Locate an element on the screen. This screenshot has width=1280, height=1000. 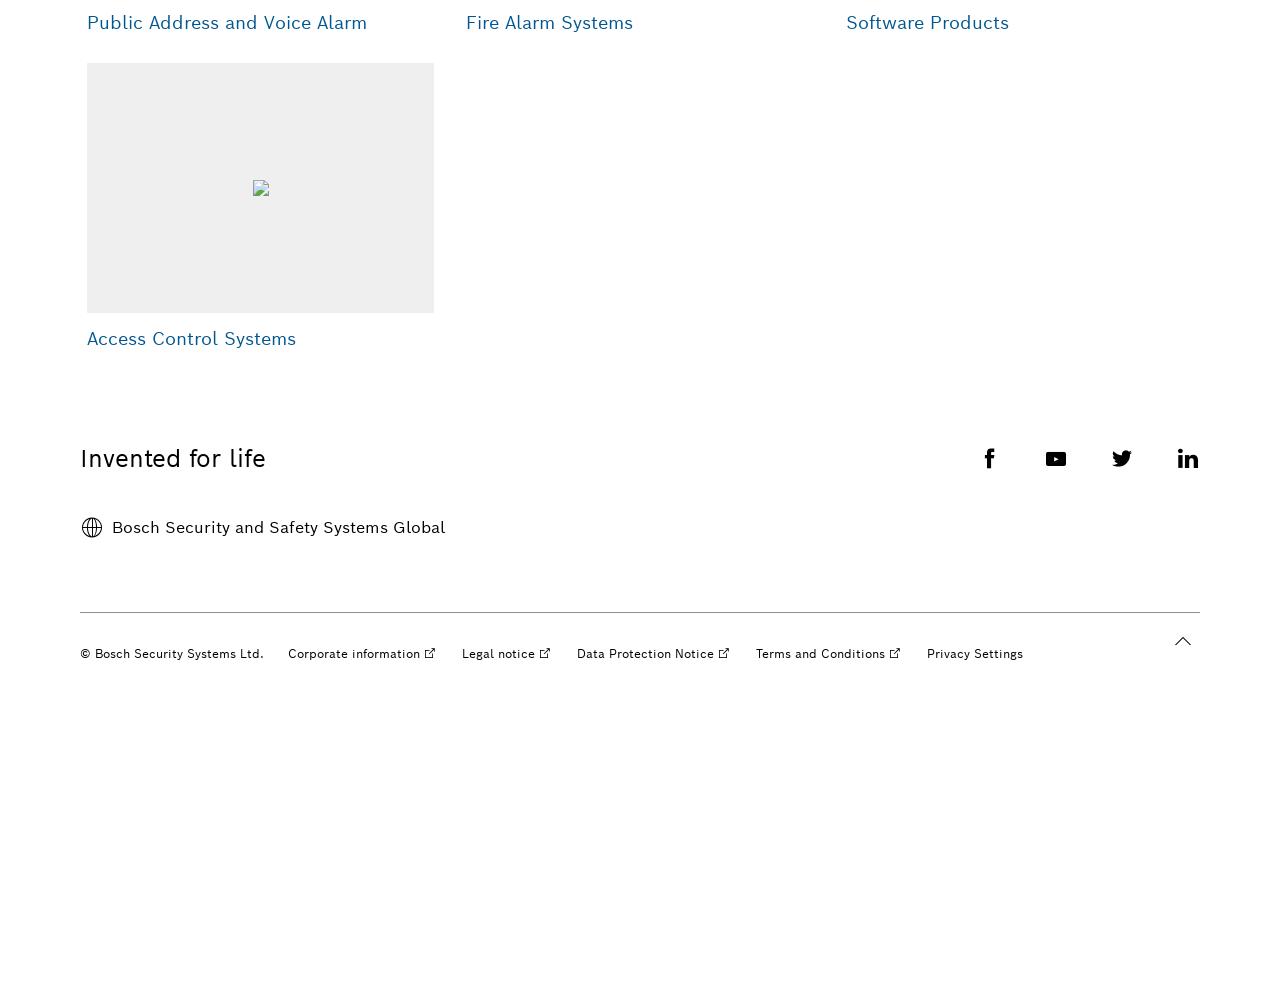
'Access Control Systems' is located at coordinates (191, 336).